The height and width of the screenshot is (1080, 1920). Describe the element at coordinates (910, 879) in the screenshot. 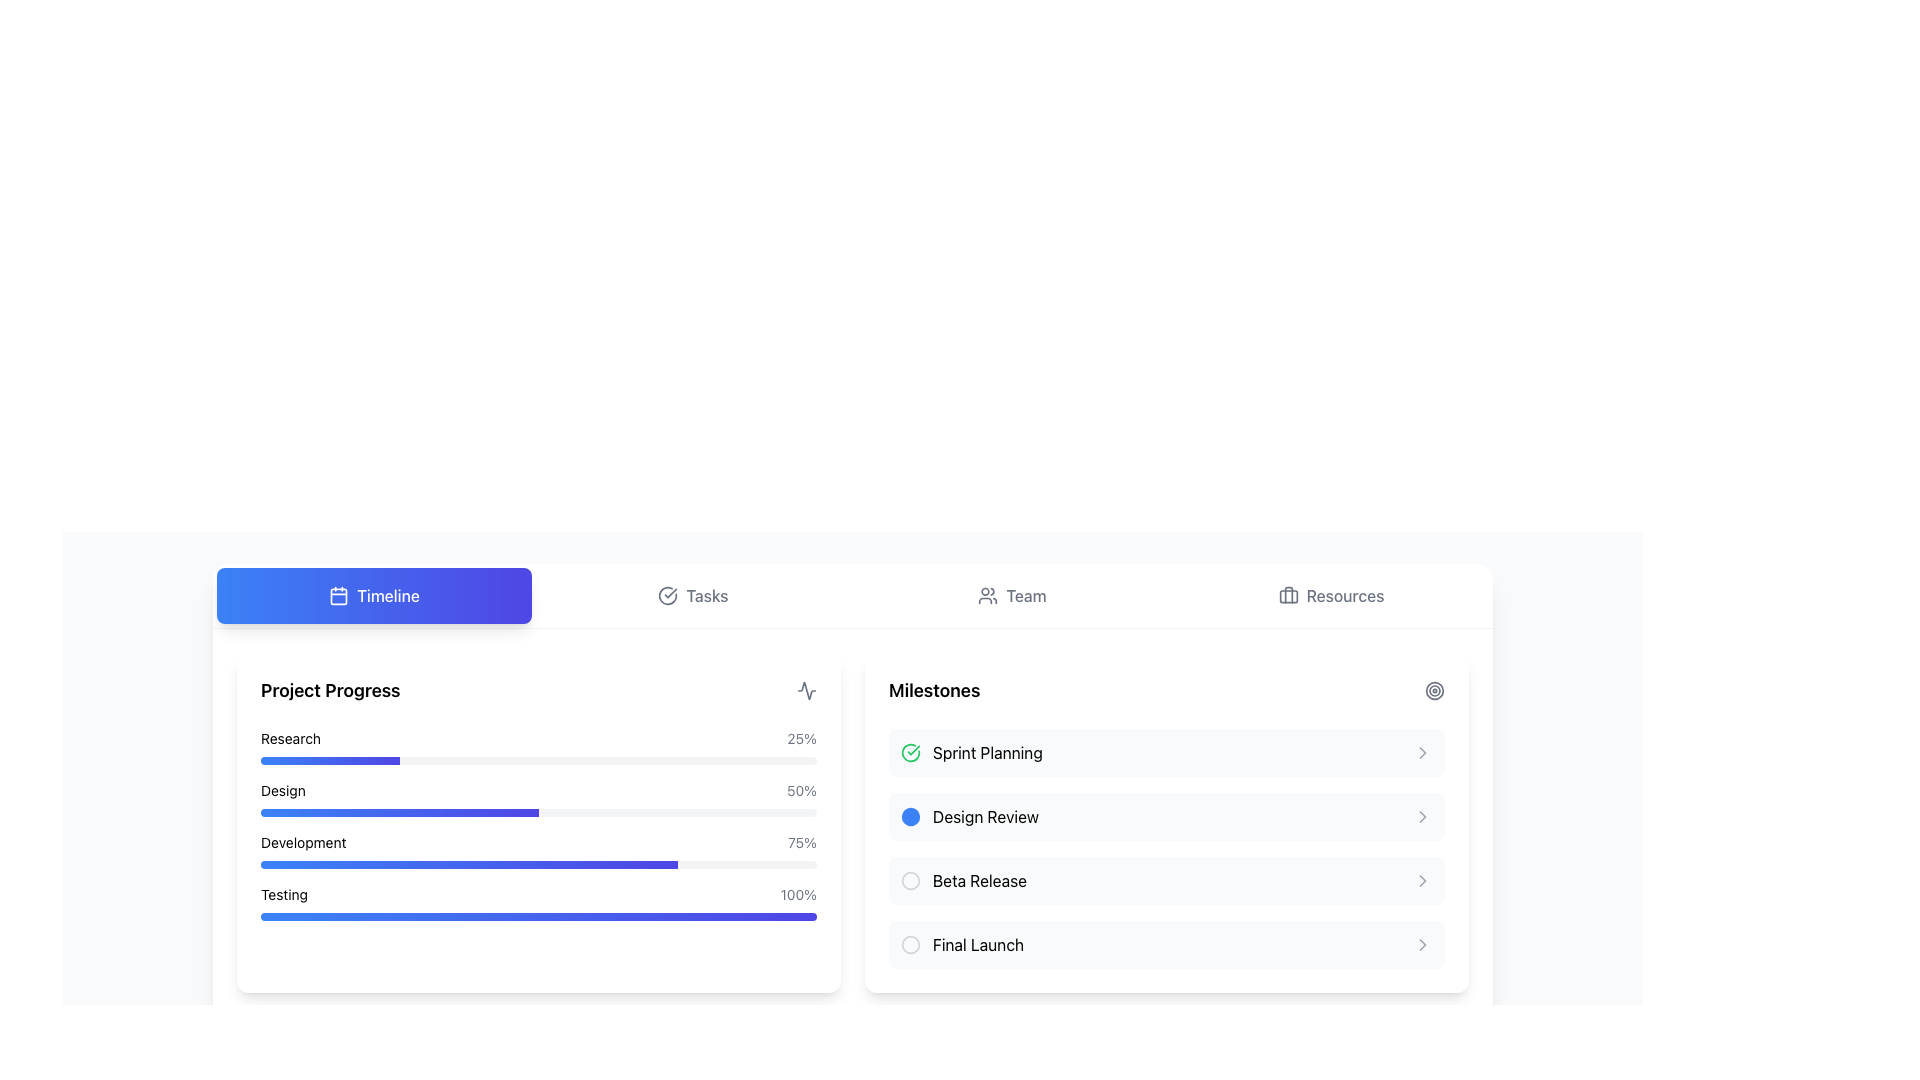

I see `the icon representing the status of the 'Beta Release' milestone, located adjacent to the 'Beta Release' label` at that location.